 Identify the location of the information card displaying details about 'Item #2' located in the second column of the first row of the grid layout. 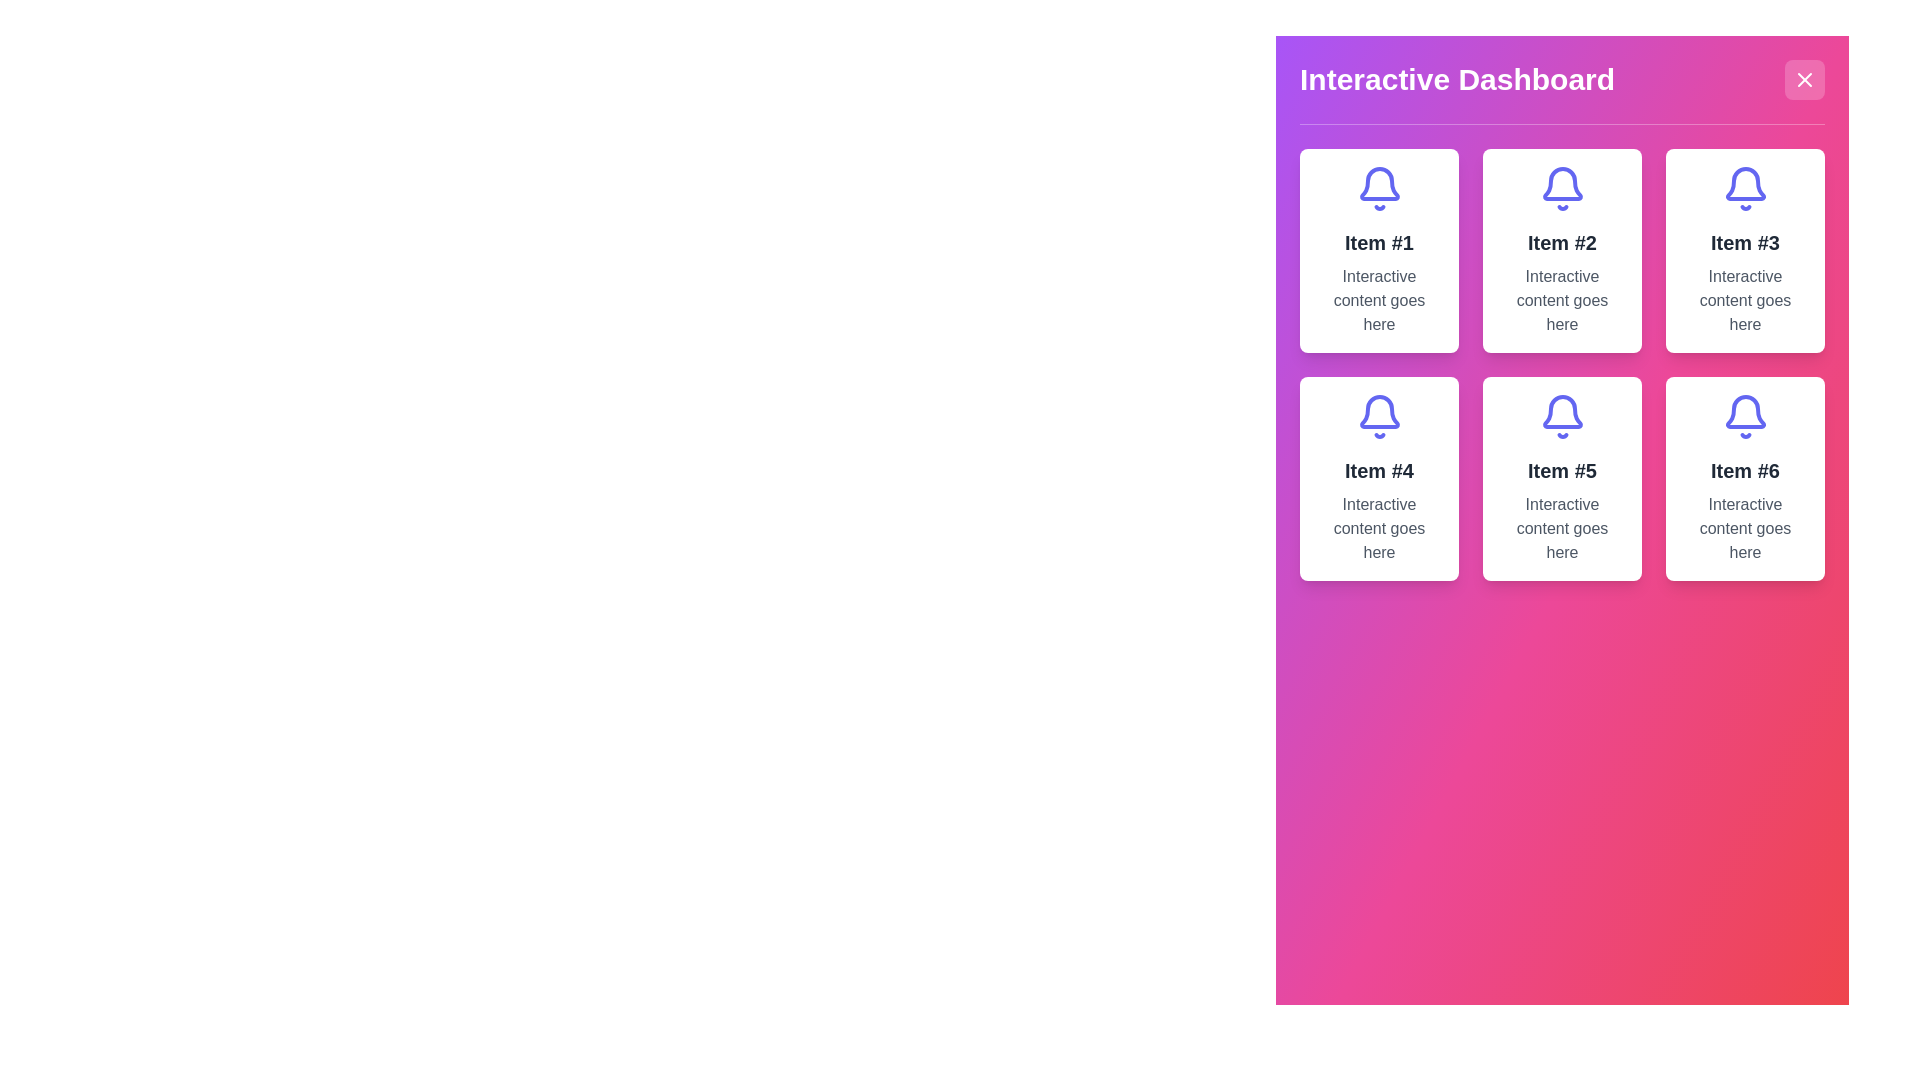
(1561, 249).